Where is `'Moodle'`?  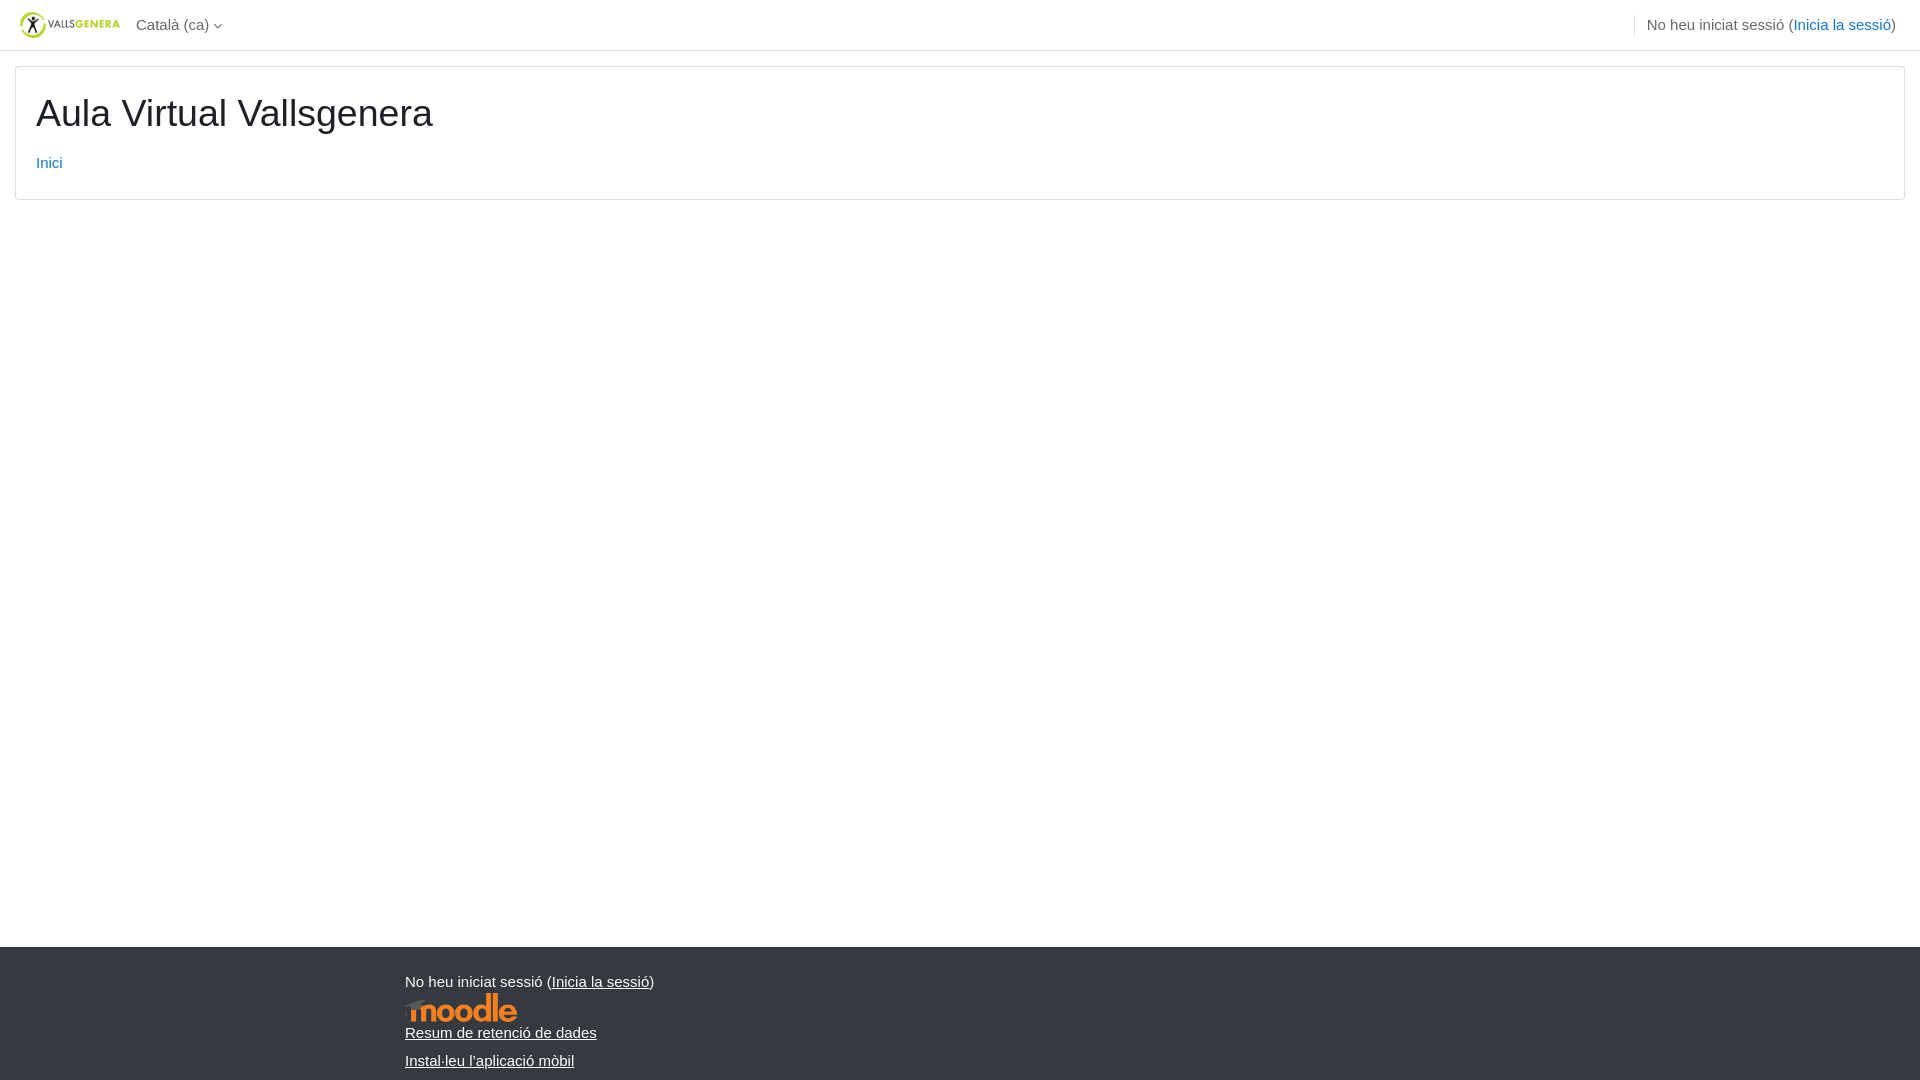 'Moodle' is located at coordinates (459, 1007).